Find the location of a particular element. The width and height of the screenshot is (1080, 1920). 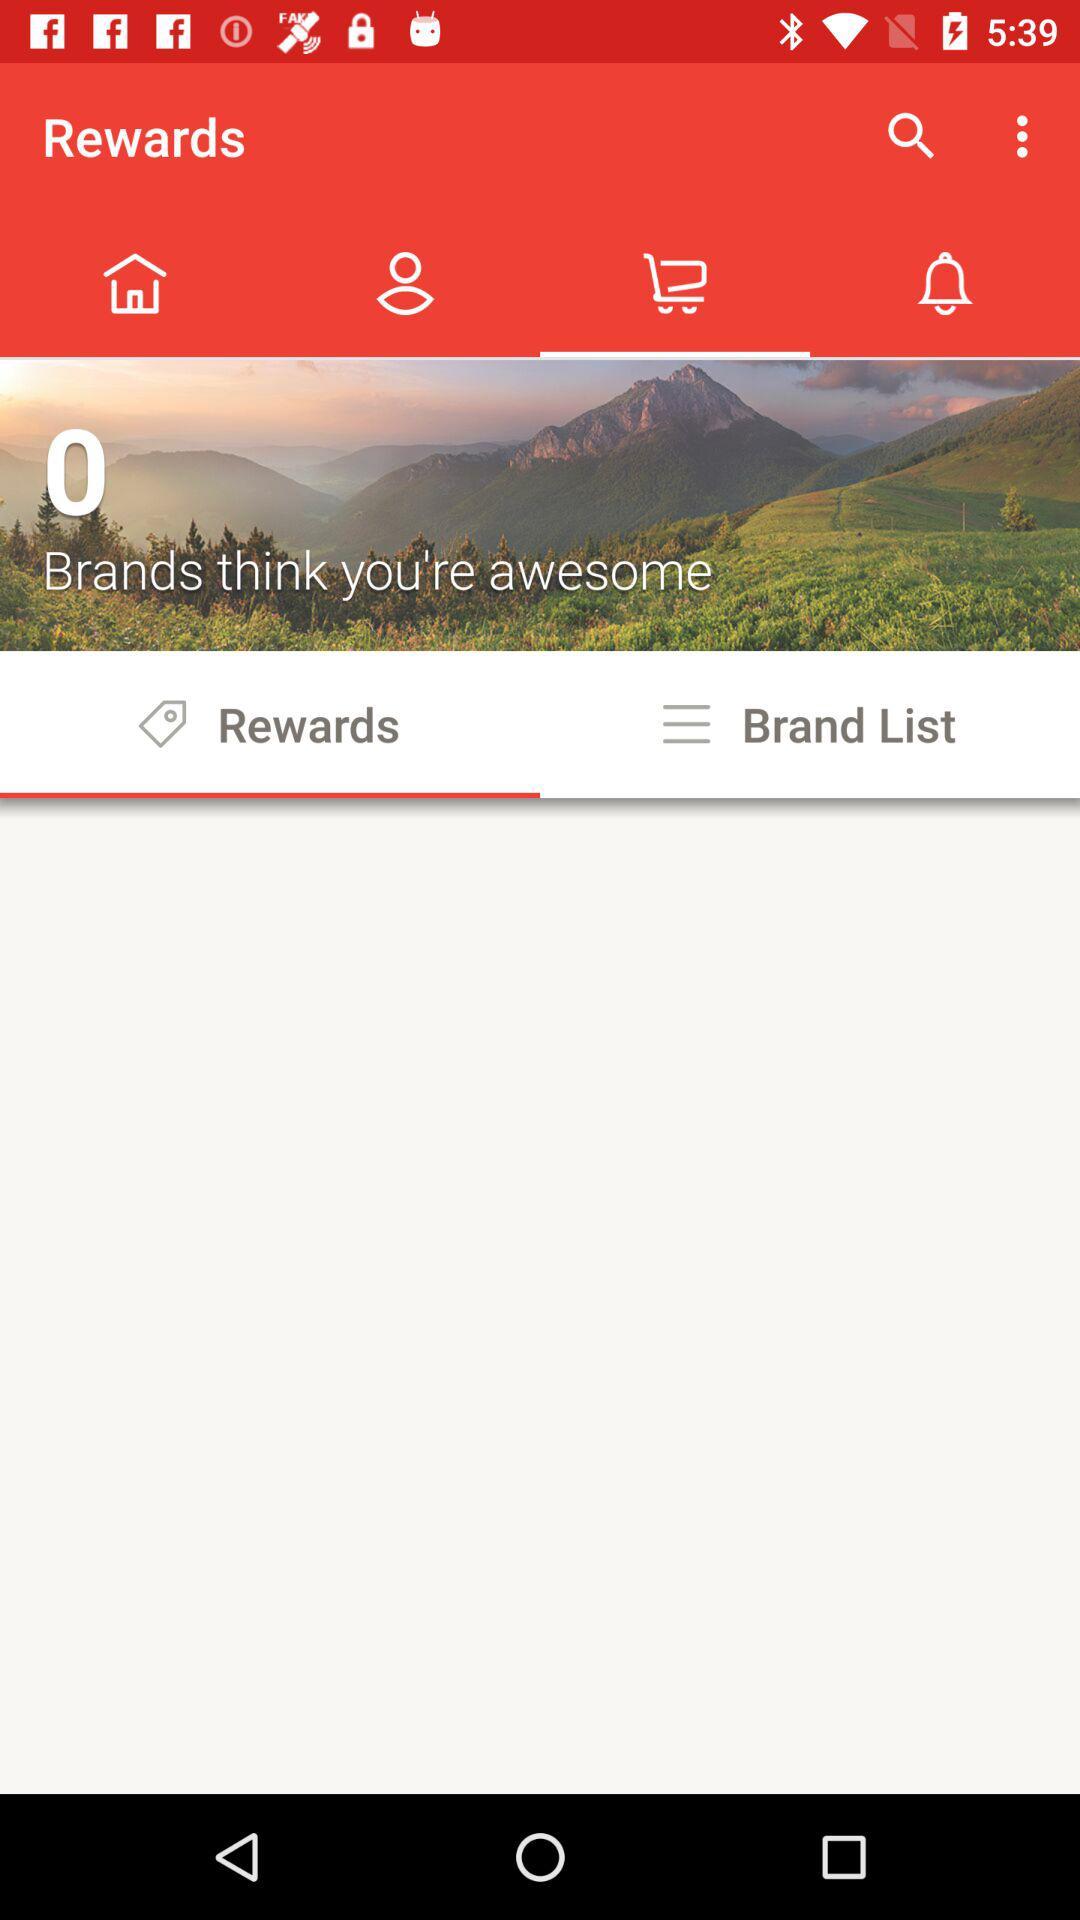

the cart is located at coordinates (675, 282).